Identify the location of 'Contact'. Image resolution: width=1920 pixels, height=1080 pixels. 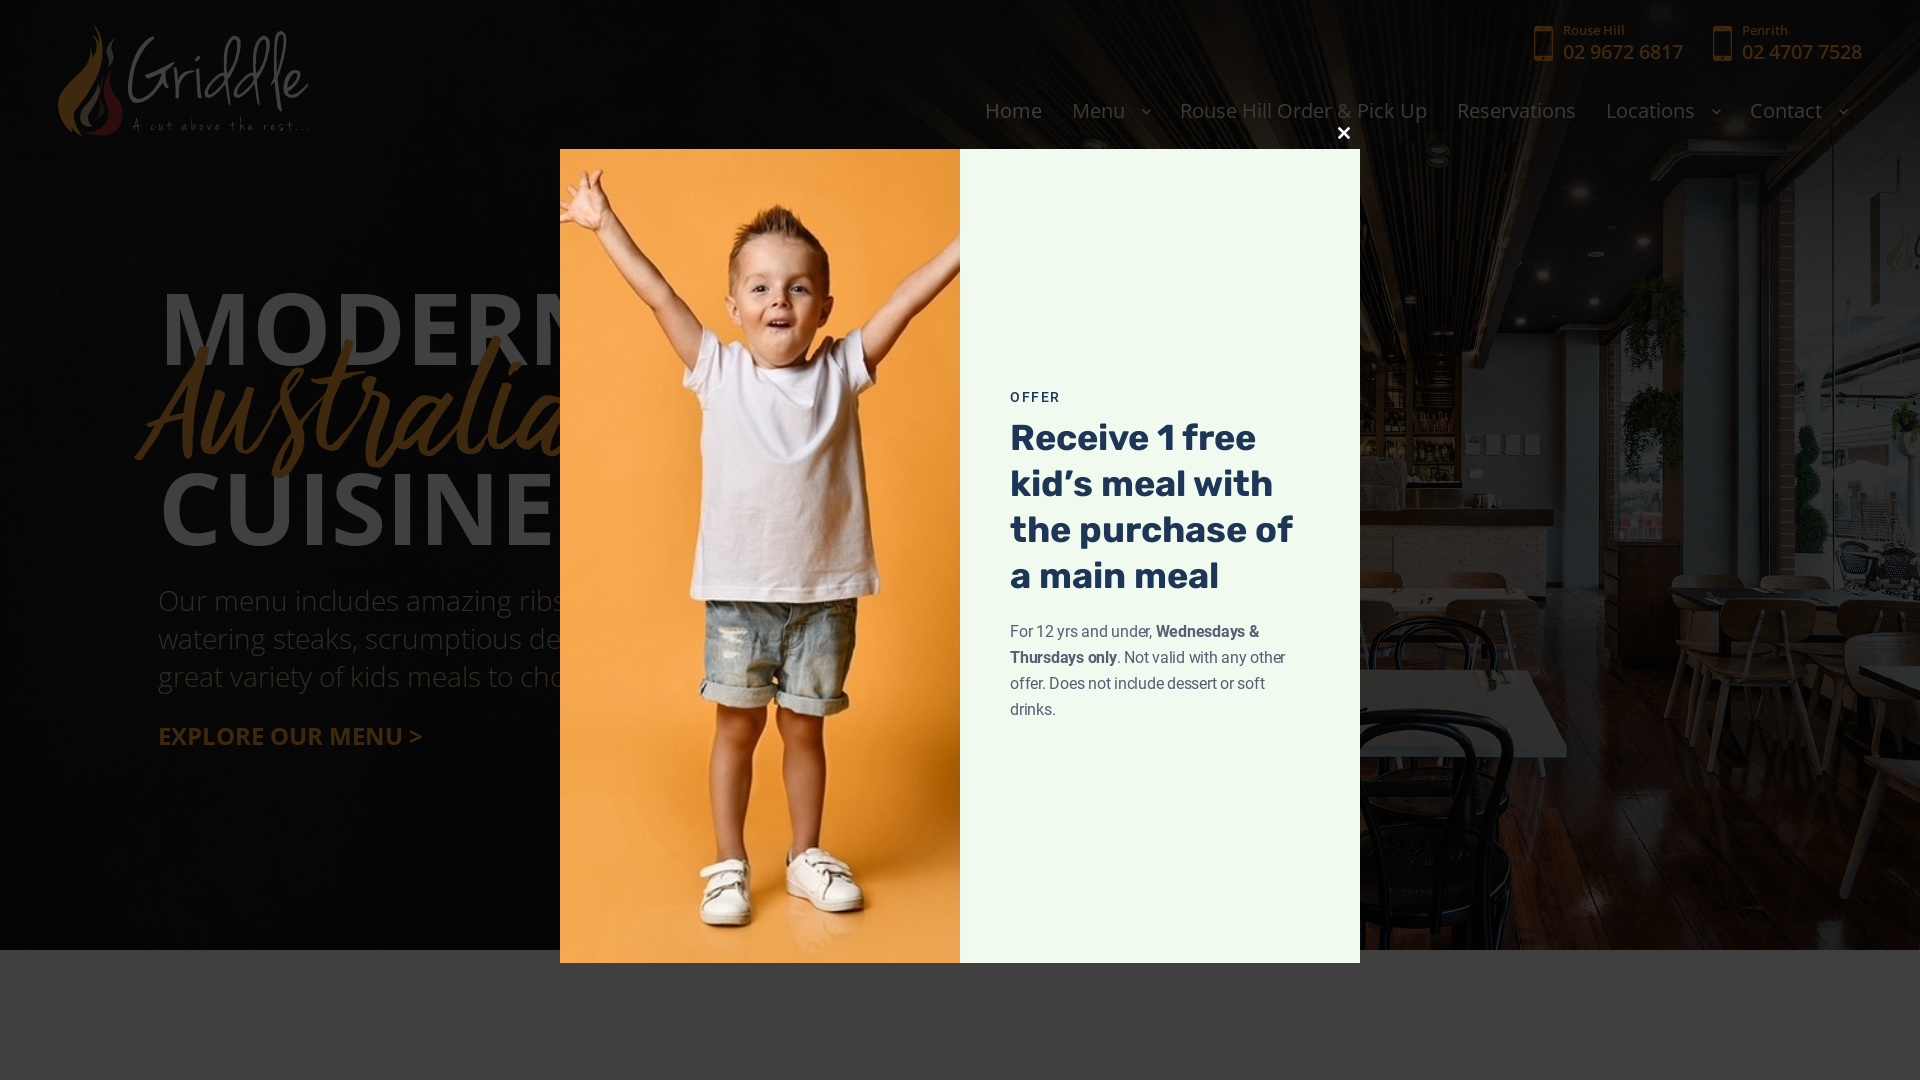
(1798, 111).